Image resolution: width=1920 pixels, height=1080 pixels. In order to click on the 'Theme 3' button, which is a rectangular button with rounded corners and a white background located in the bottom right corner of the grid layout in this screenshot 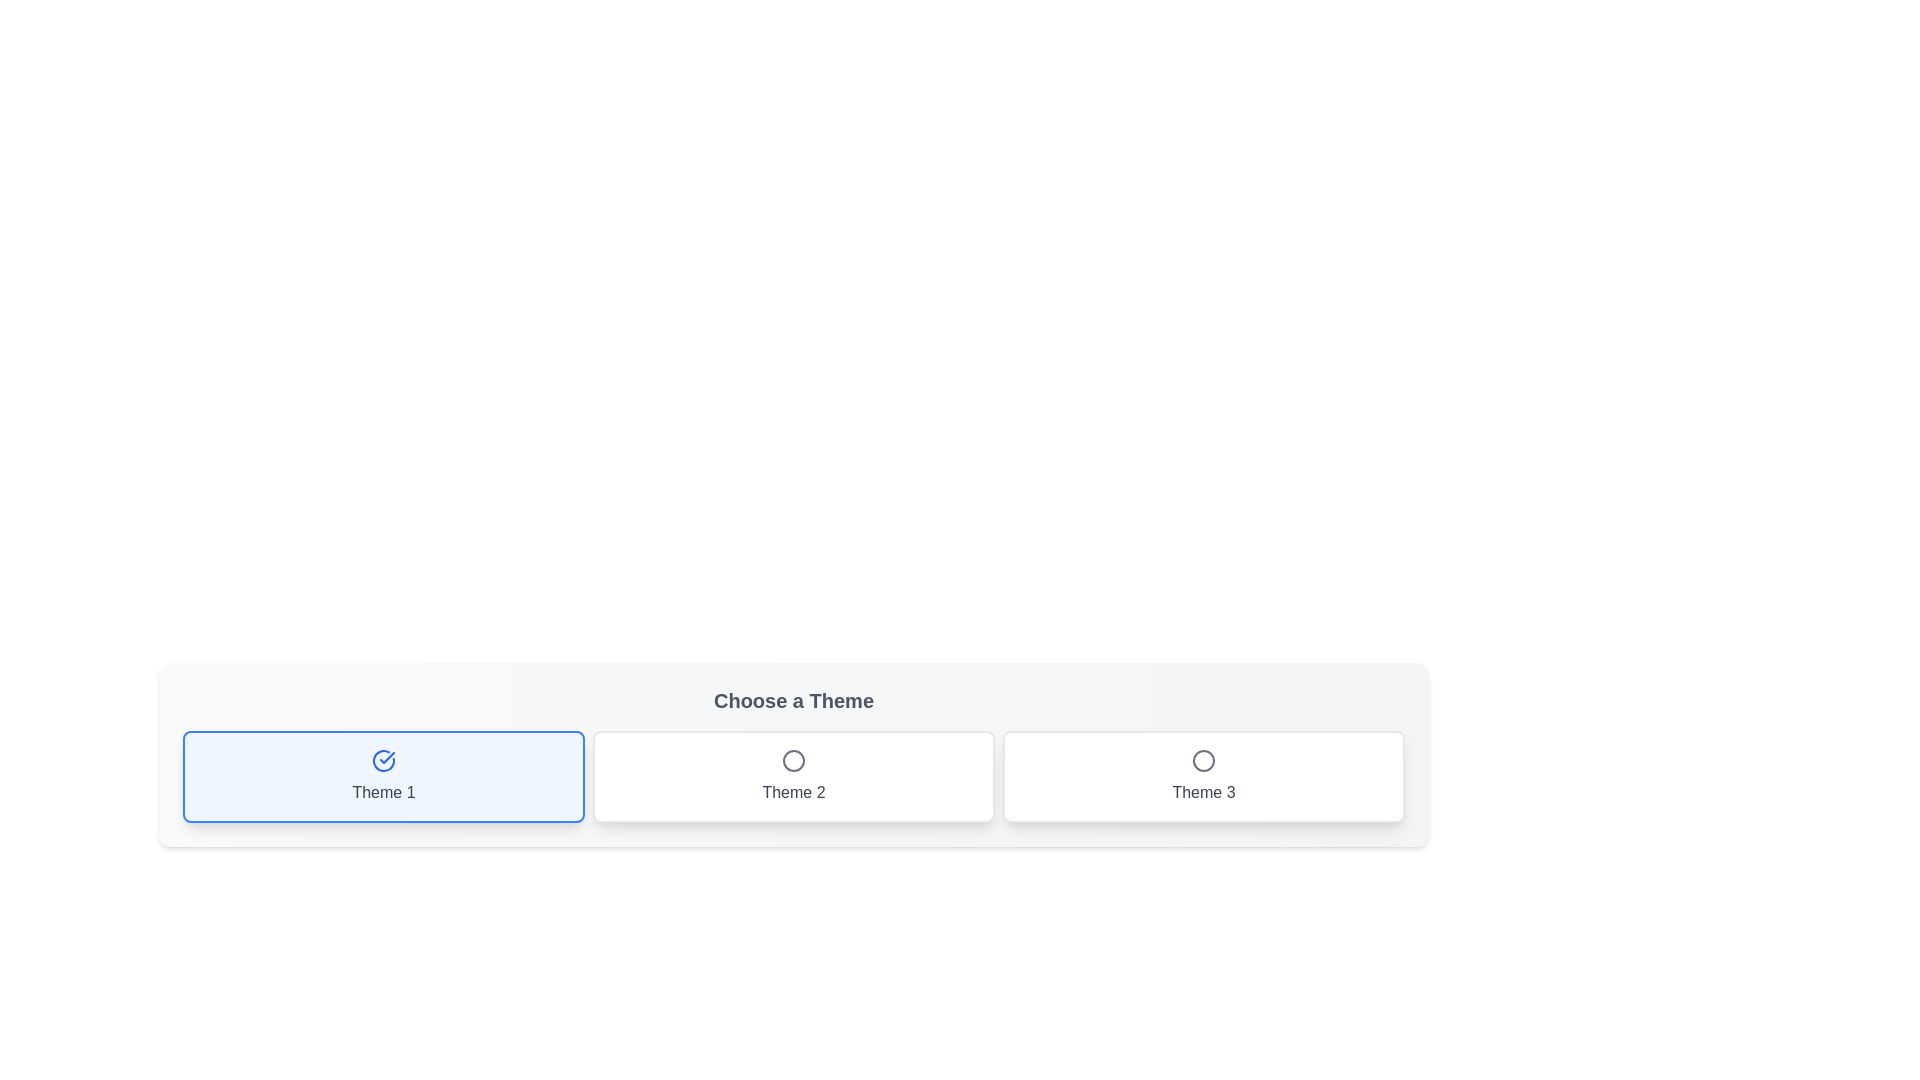, I will do `click(1203, 775)`.